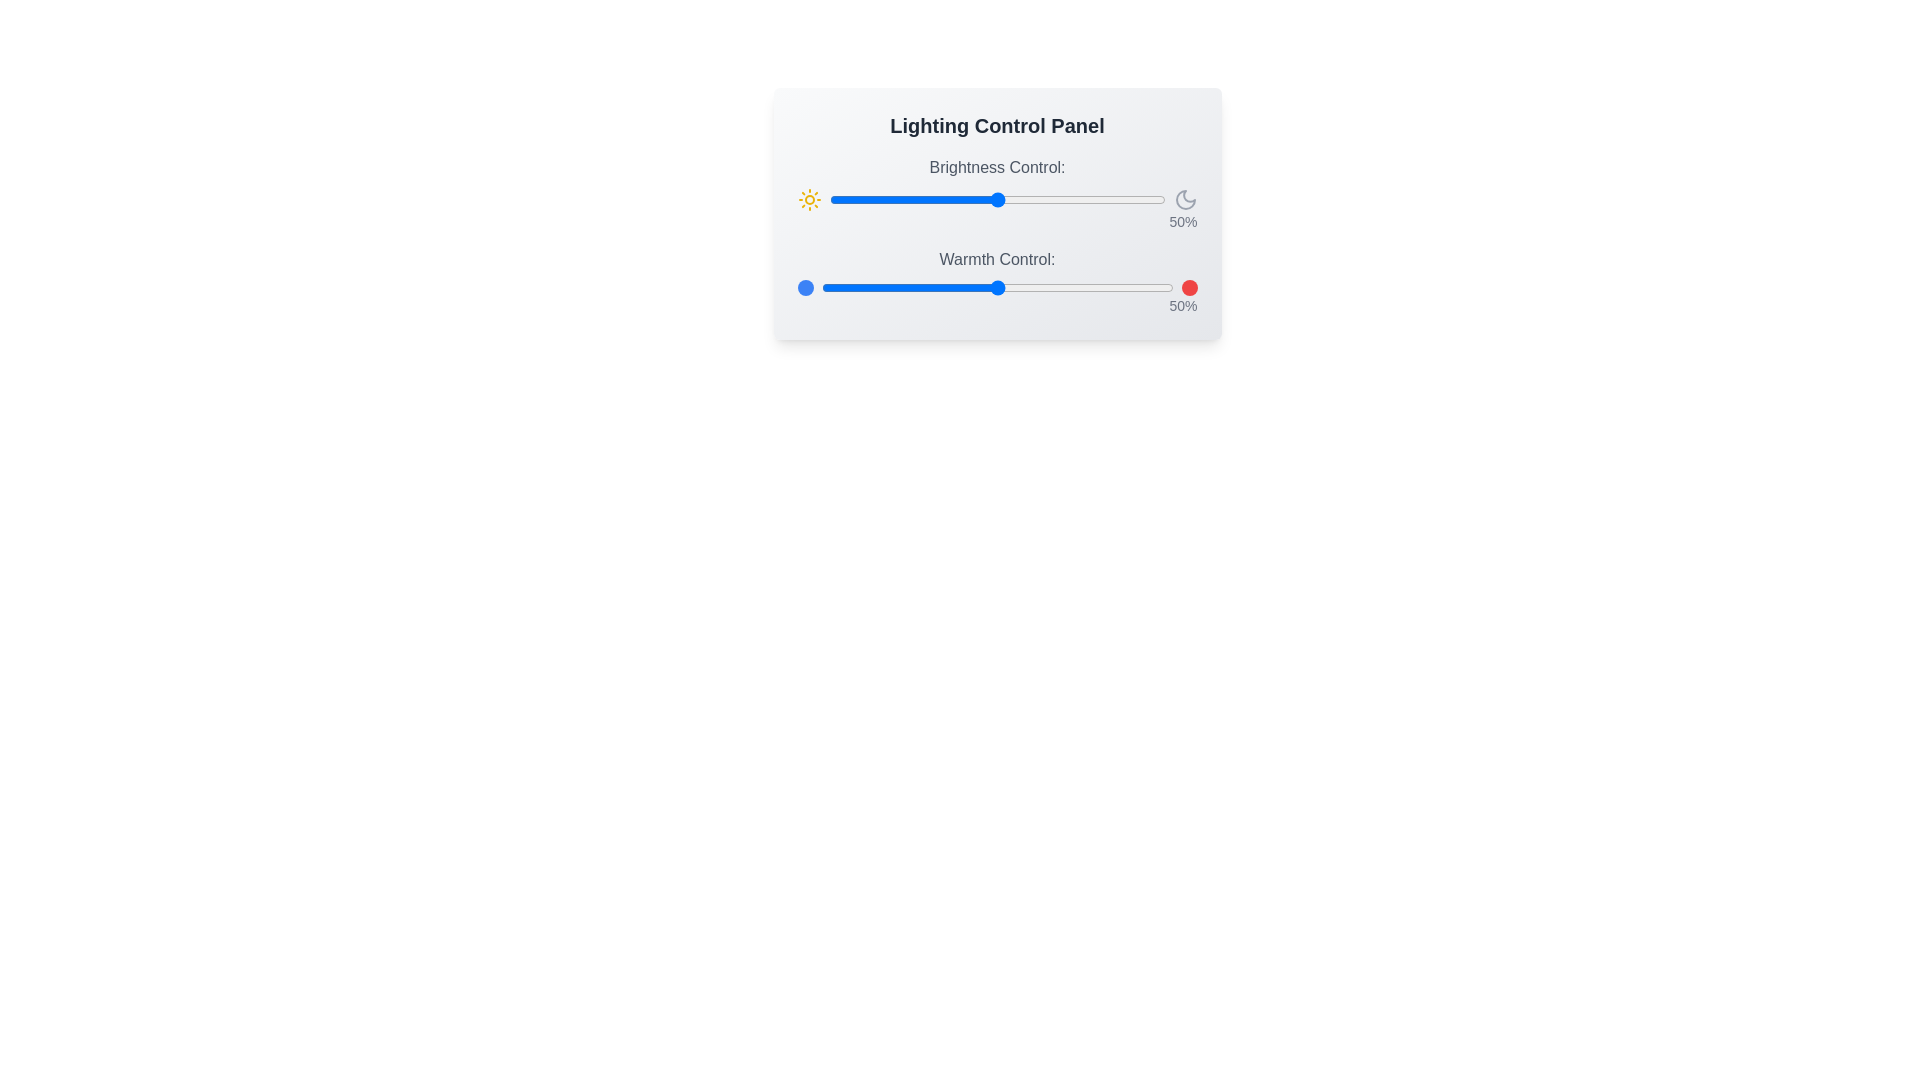 The image size is (1920, 1080). I want to click on warmth level, so click(1155, 288).